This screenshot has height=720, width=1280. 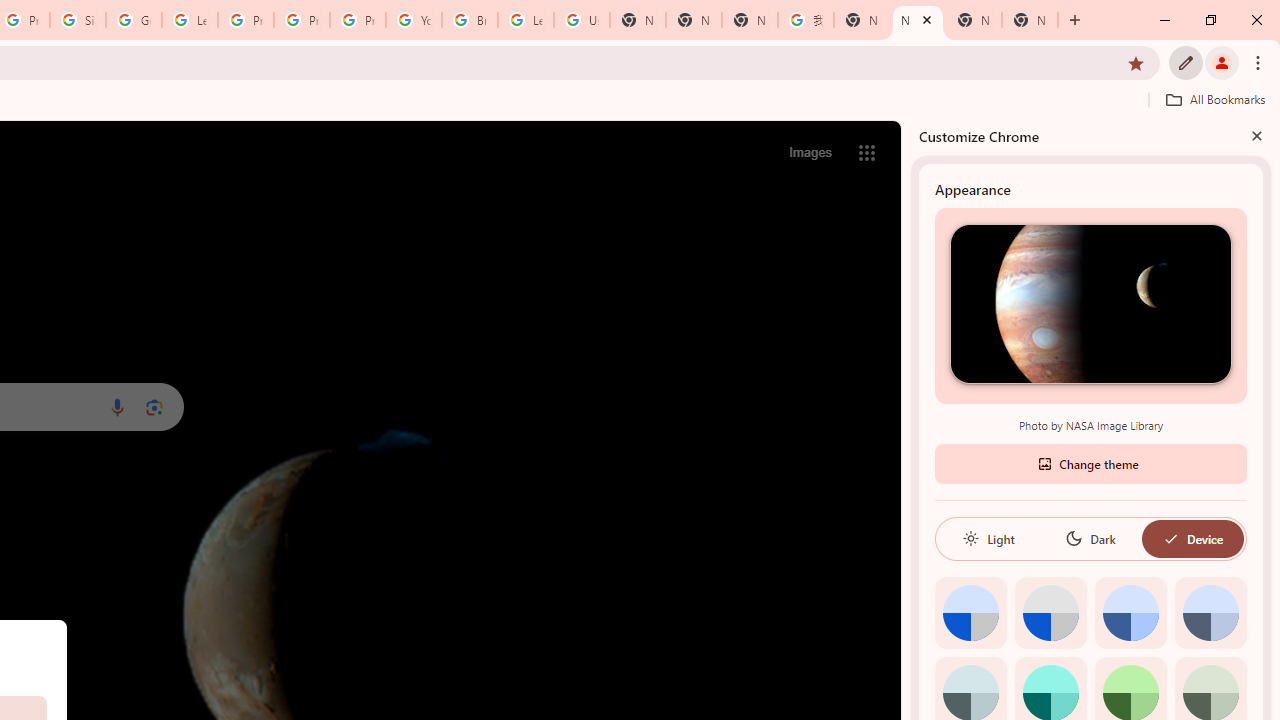 I want to click on 'Grey default color', so click(x=1049, y=611).